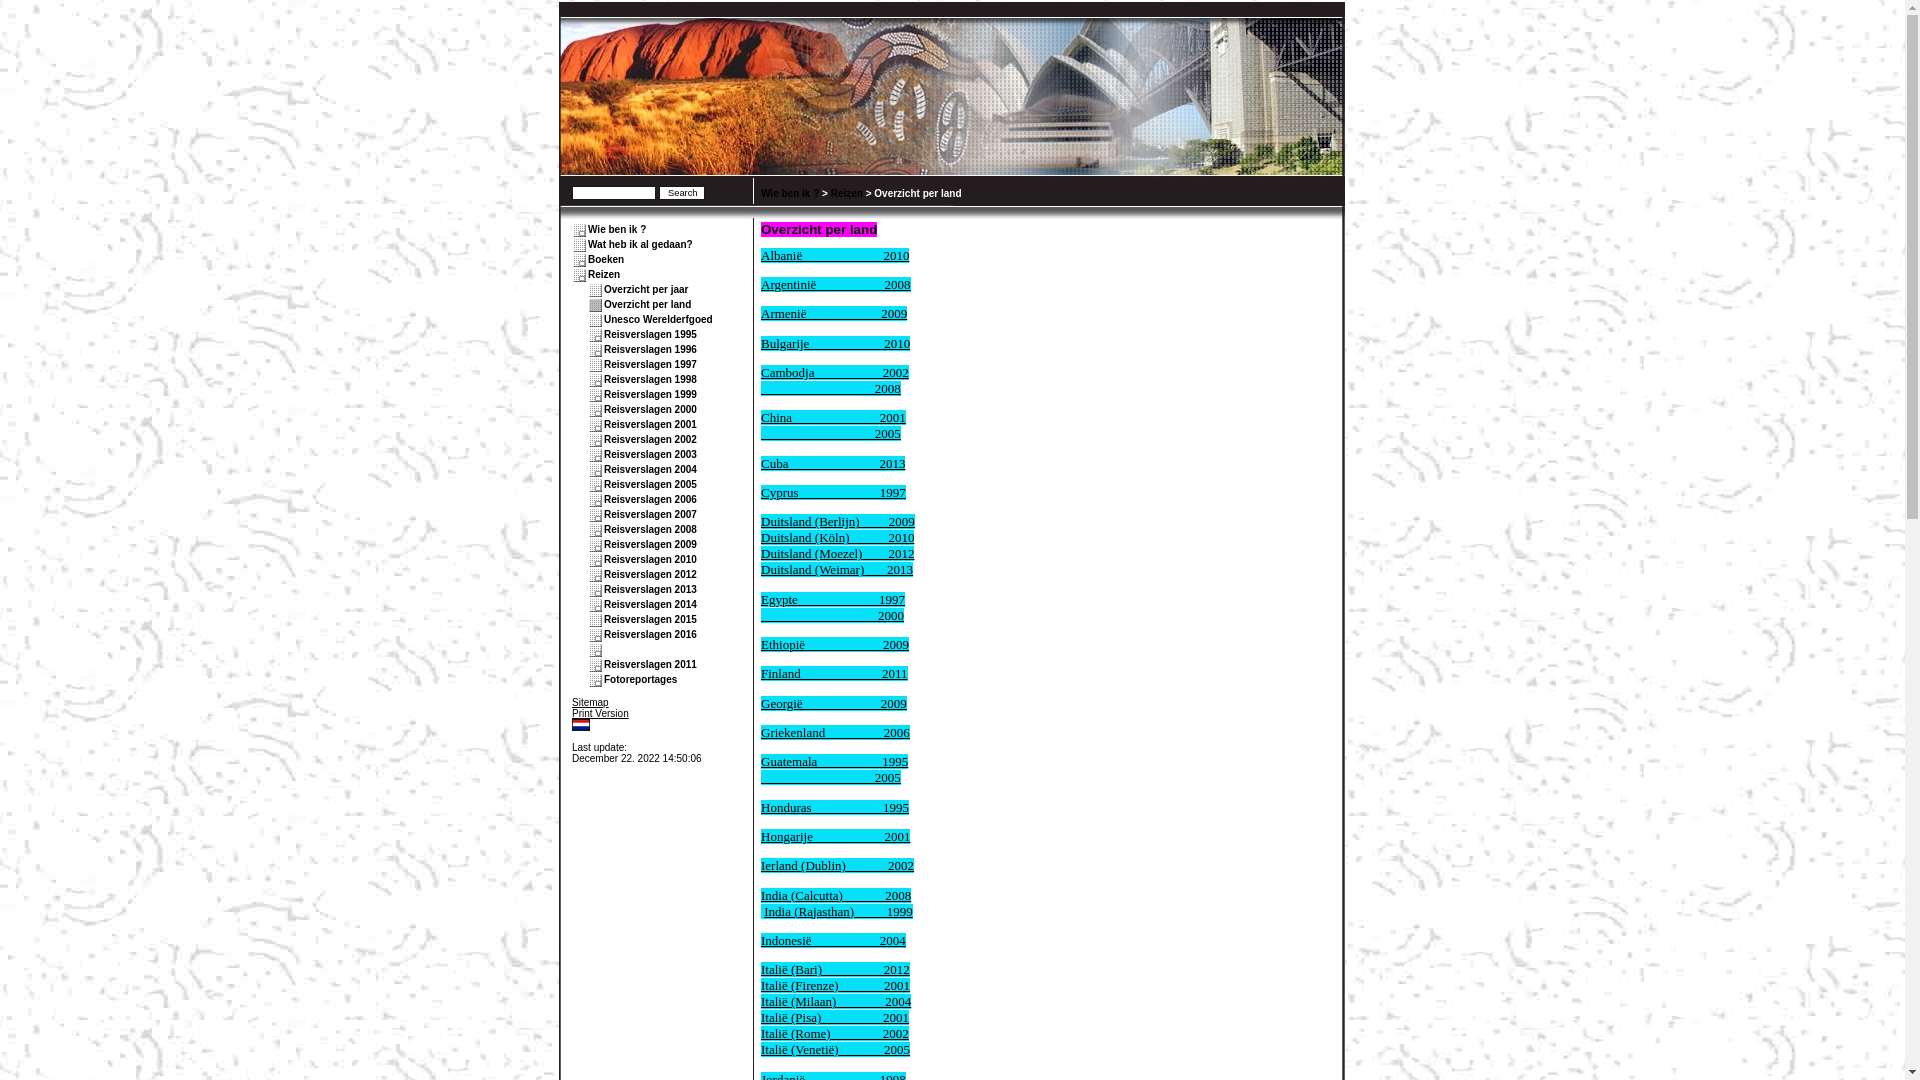 This screenshot has height=1080, width=1920. What do you see at coordinates (837, 864) in the screenshot?
I see `'Ierland (Dublin)             2002'` at bounding box center [837, 864].